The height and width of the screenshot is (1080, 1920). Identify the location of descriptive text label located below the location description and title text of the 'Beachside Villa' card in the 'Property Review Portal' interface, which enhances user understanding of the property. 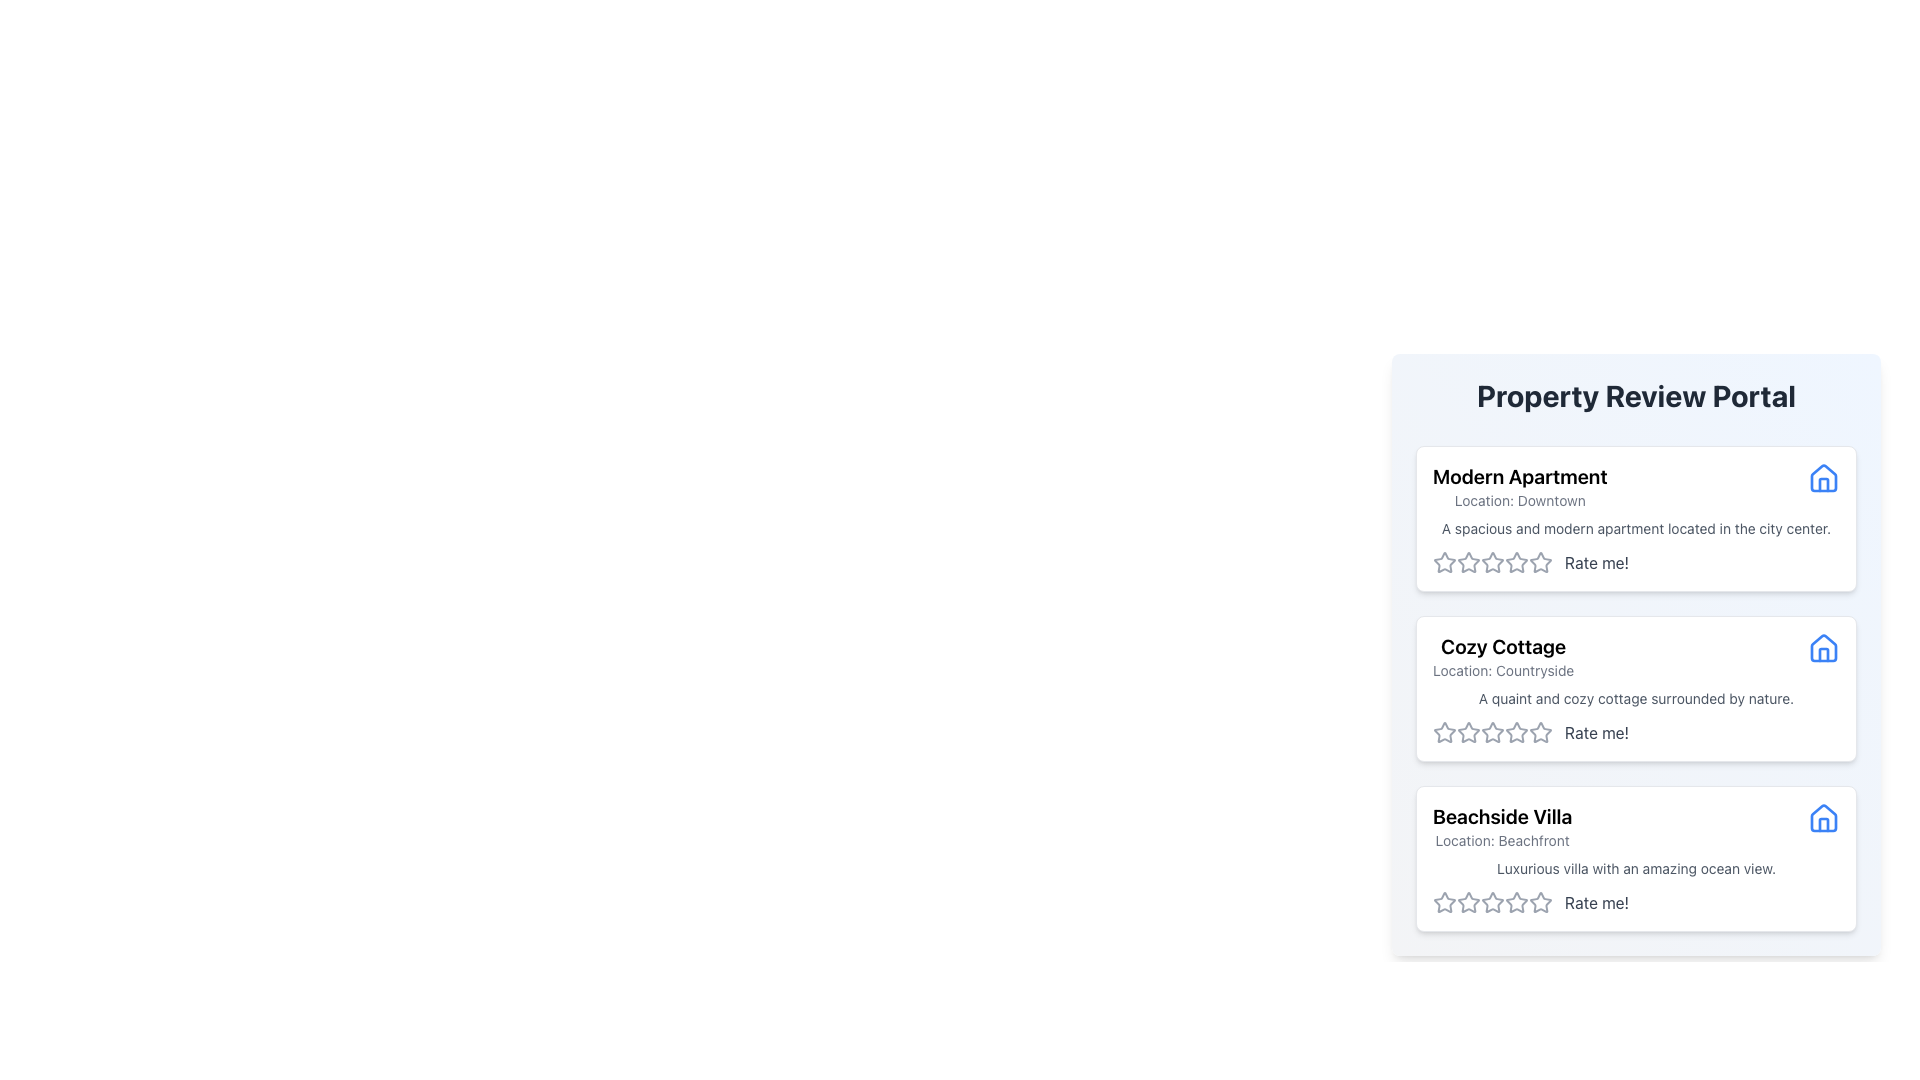
(1636, 867).